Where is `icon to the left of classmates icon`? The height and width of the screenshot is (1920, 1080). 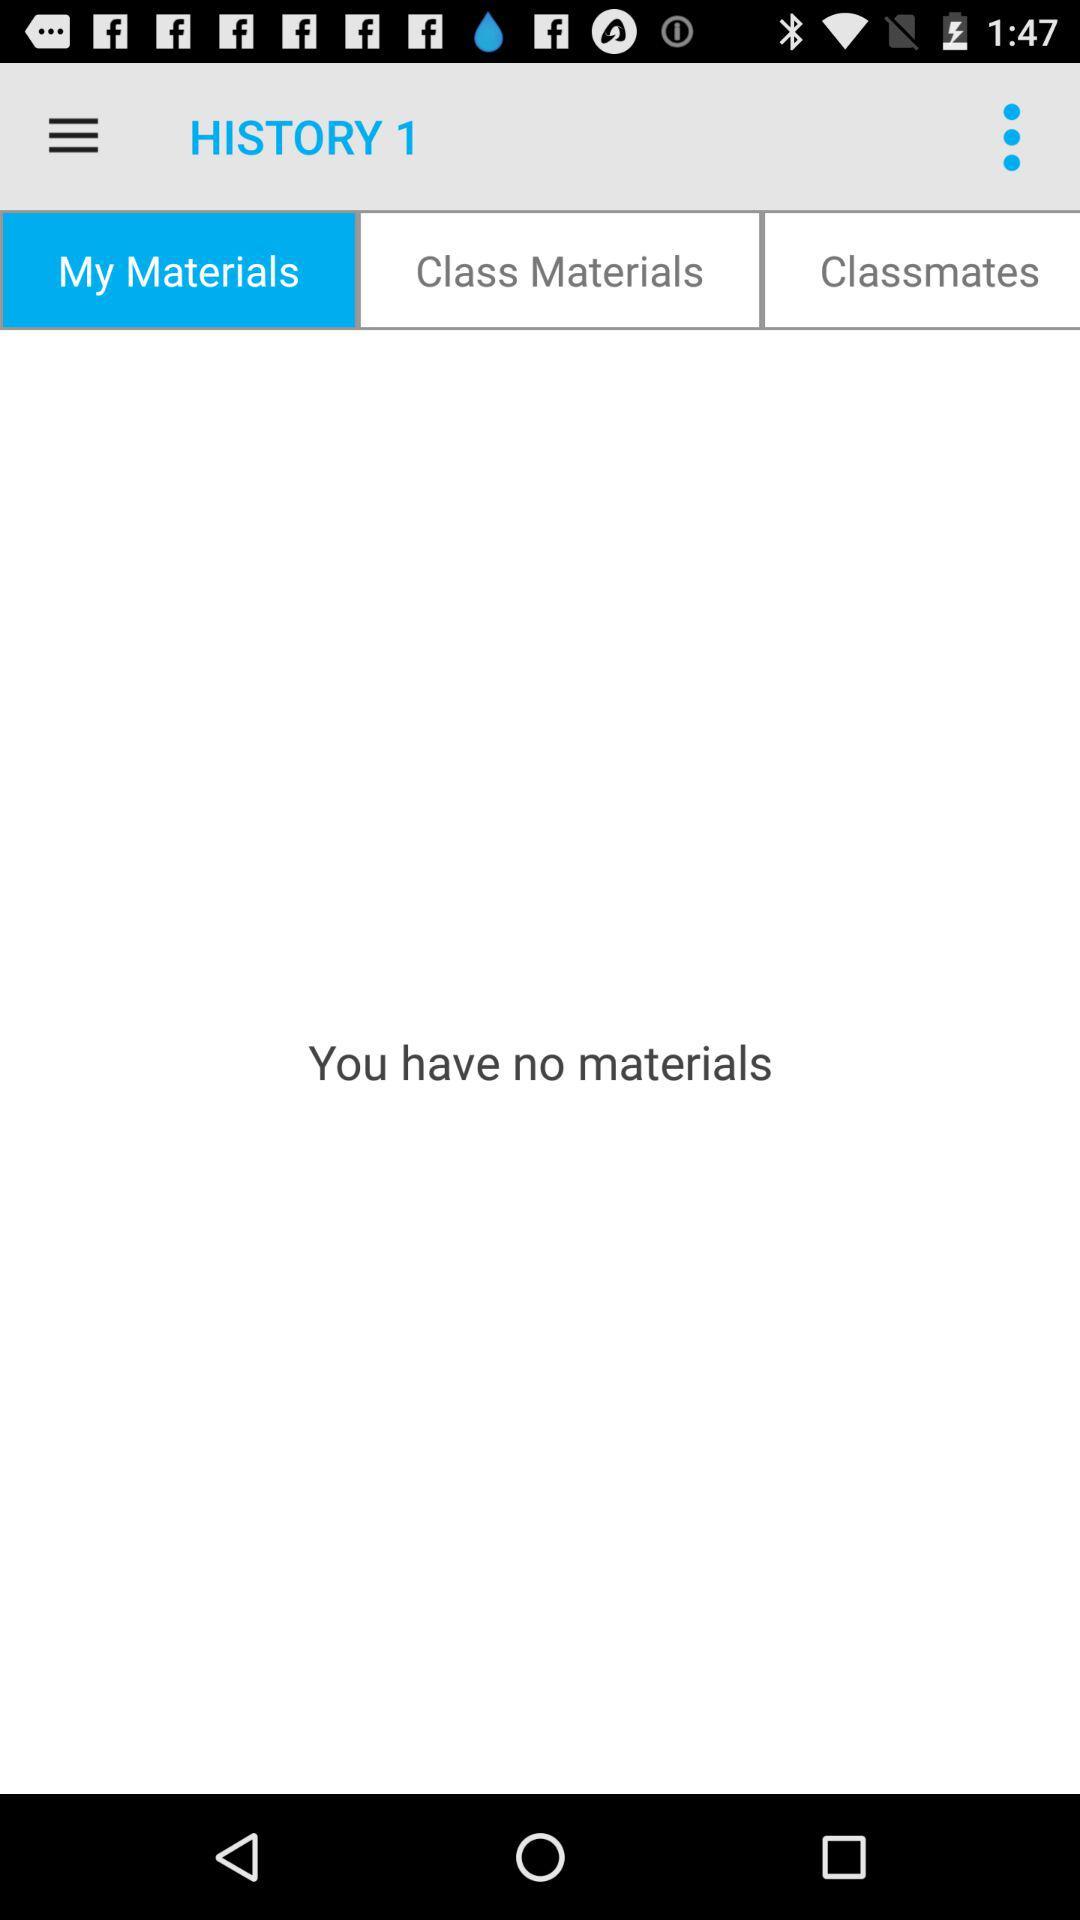
icon to the left of classmates icon is located at coordinates (559, 268).